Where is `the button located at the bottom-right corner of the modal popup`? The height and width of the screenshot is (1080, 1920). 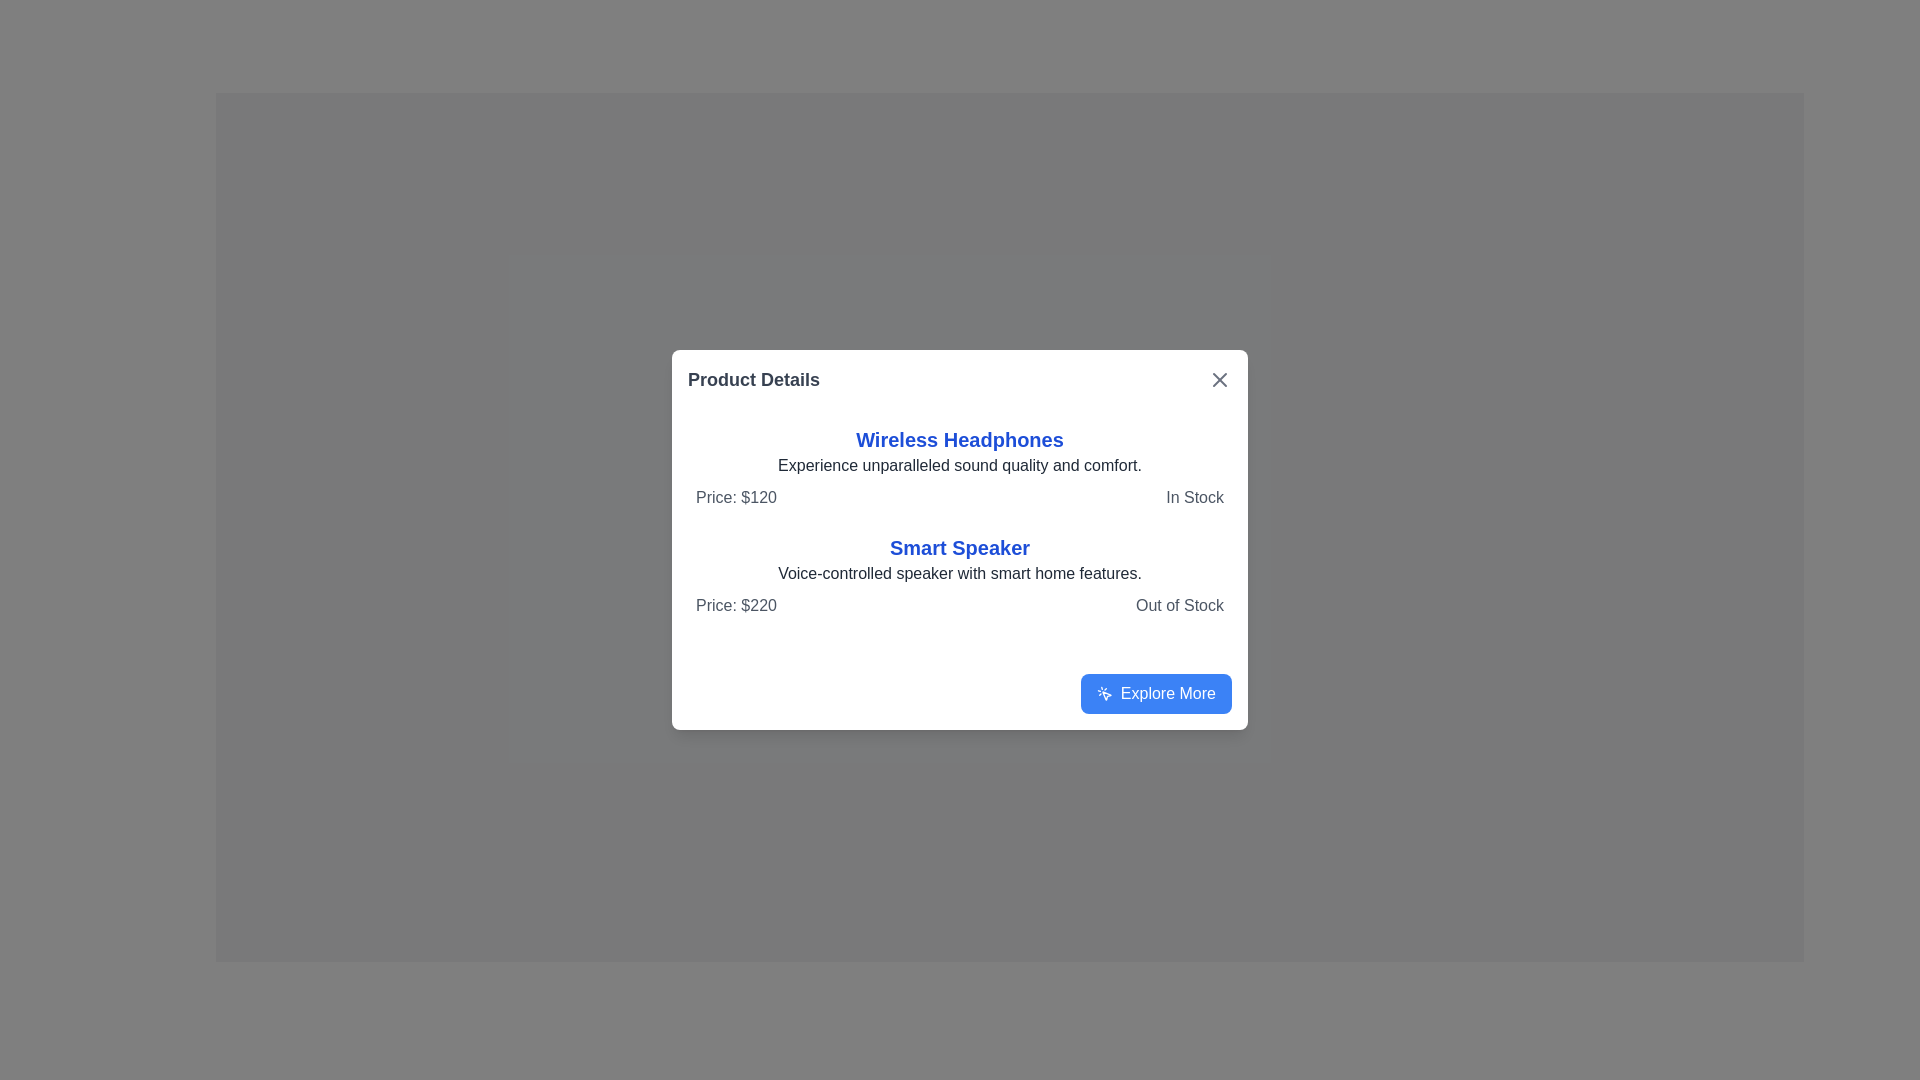 the button located at the bottom-right corner of the modal popup is located at coordinates (1156, 693).